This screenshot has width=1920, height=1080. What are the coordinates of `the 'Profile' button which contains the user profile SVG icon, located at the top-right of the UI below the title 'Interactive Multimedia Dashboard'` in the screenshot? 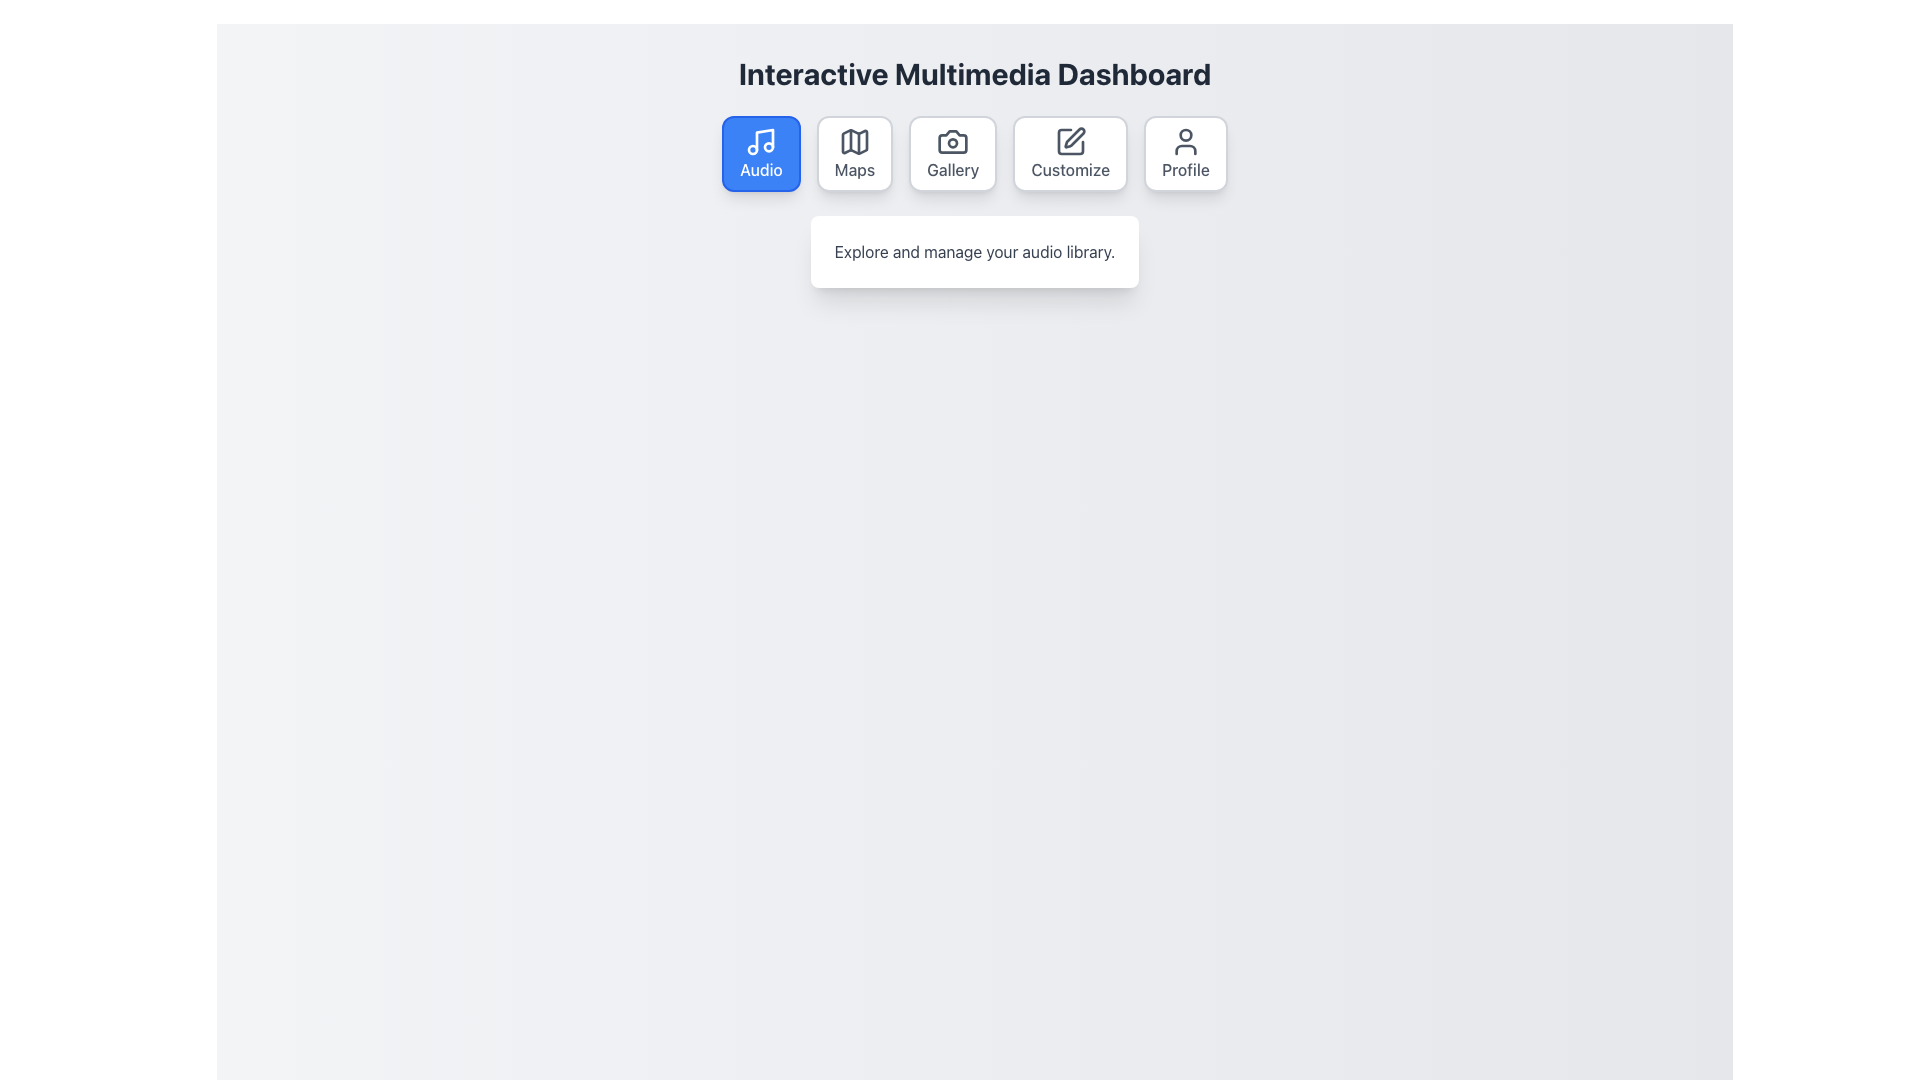 It's located at (1185, 141).